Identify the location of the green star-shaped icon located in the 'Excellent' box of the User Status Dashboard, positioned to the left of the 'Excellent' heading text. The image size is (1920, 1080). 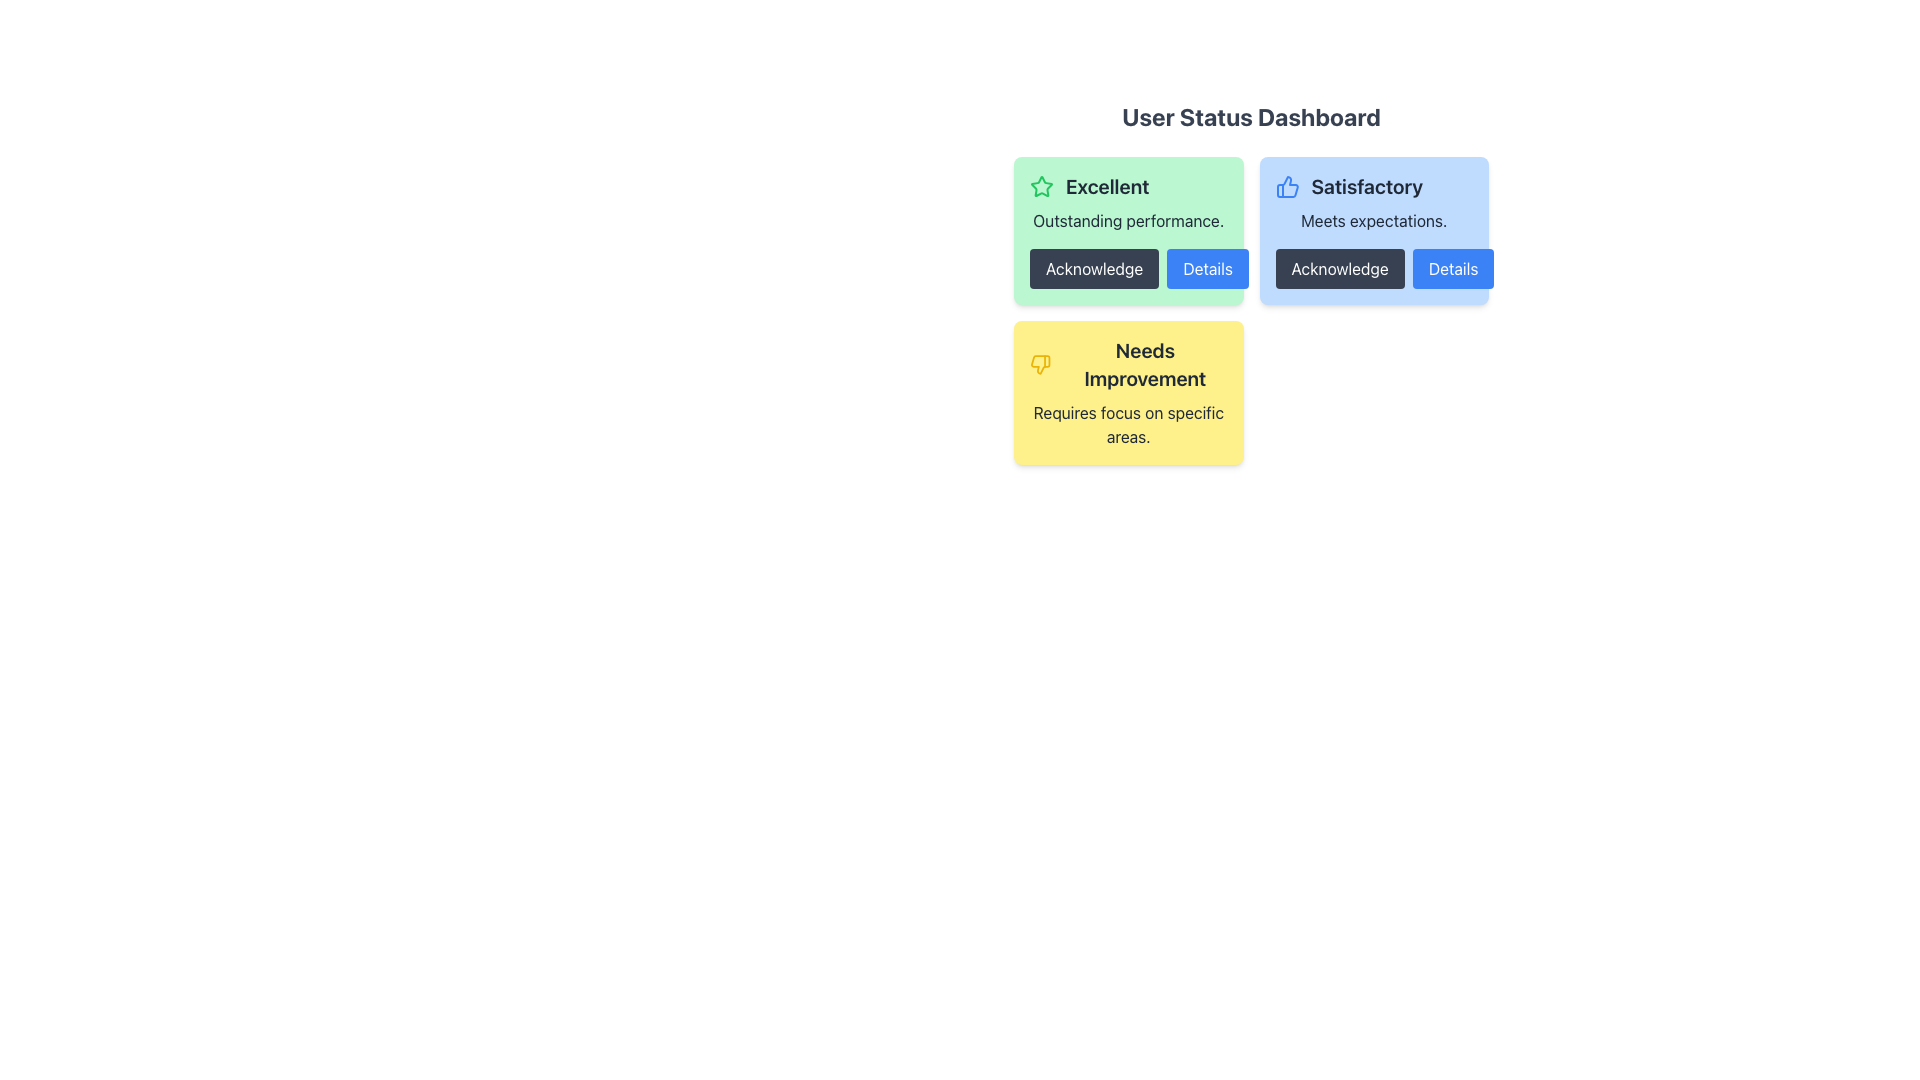
(1040, 186).